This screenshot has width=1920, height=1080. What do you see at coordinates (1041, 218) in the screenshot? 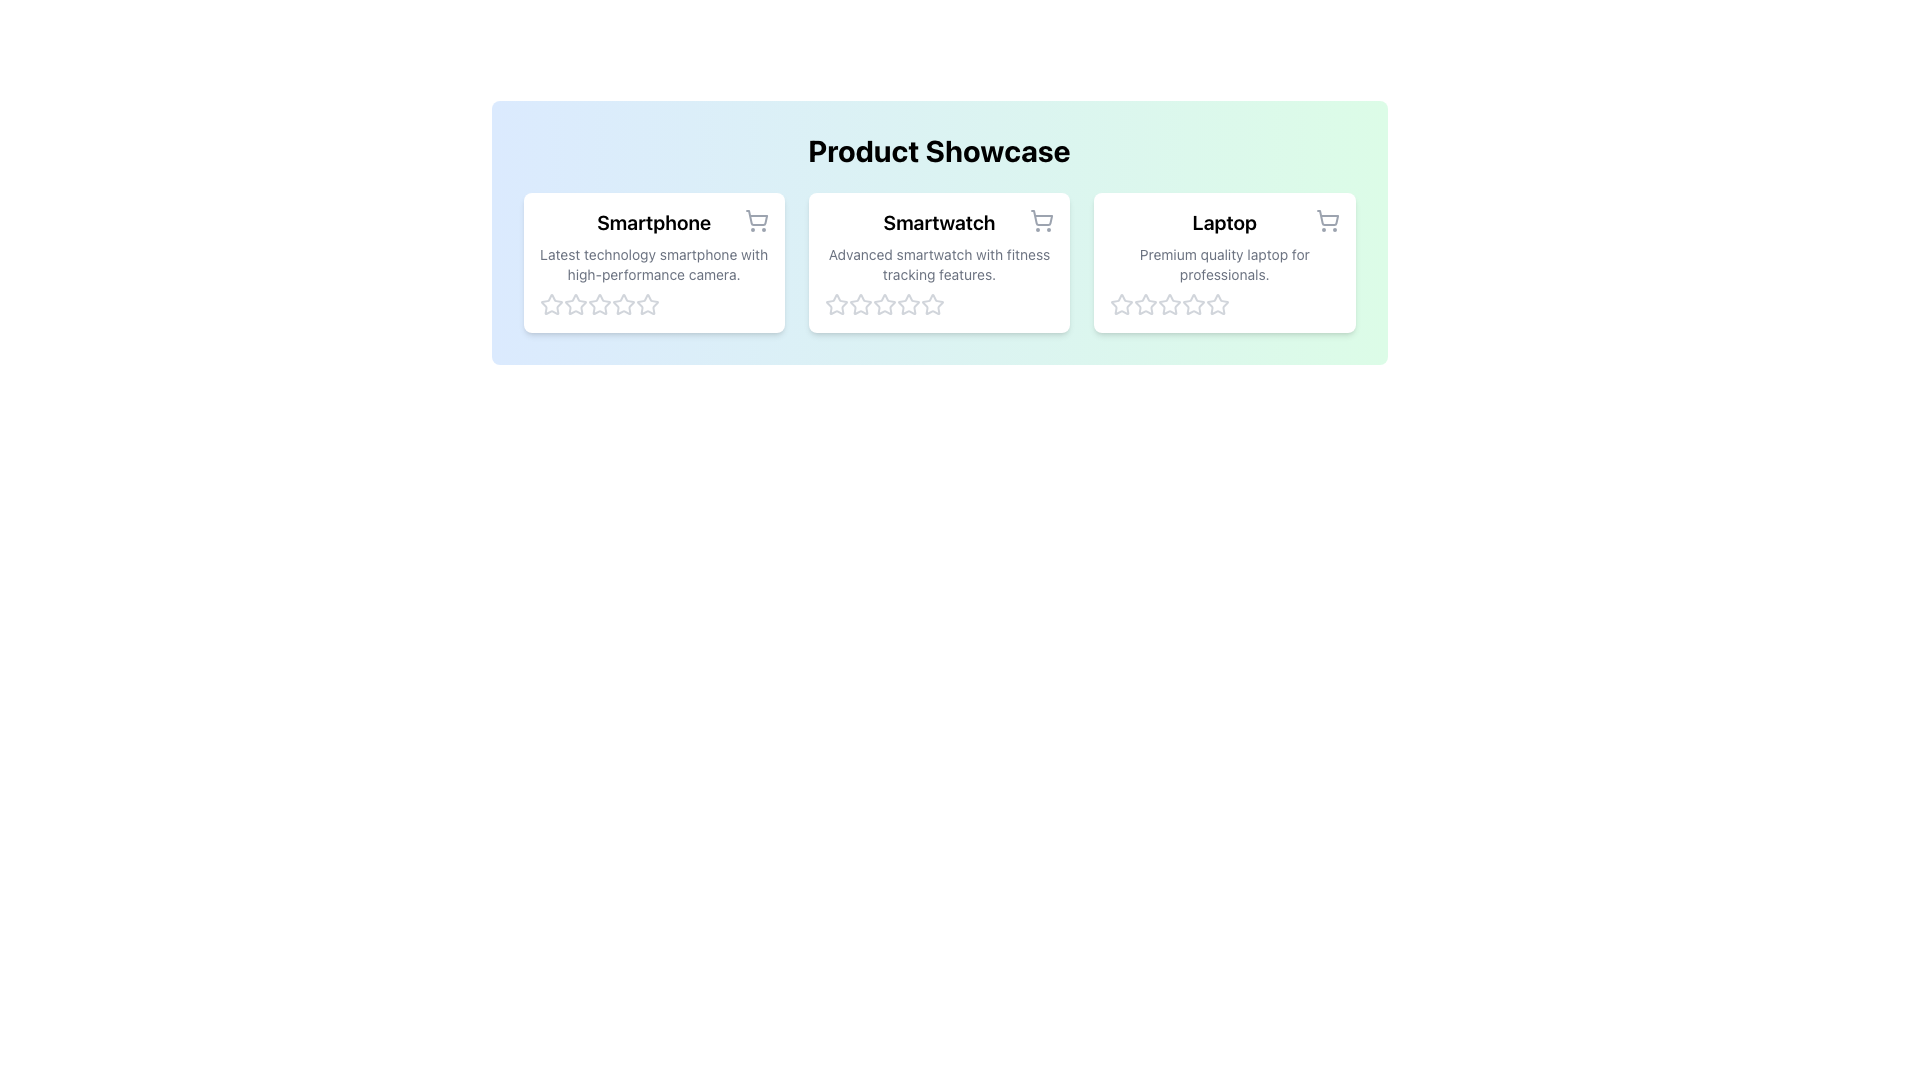
I see `the shopping cart icon, which is a vector graphic with a rounded rectangle shape and gray outline, located at the top-right corner of the 'Smartwatch' card` at bounding box center [1041, 218].